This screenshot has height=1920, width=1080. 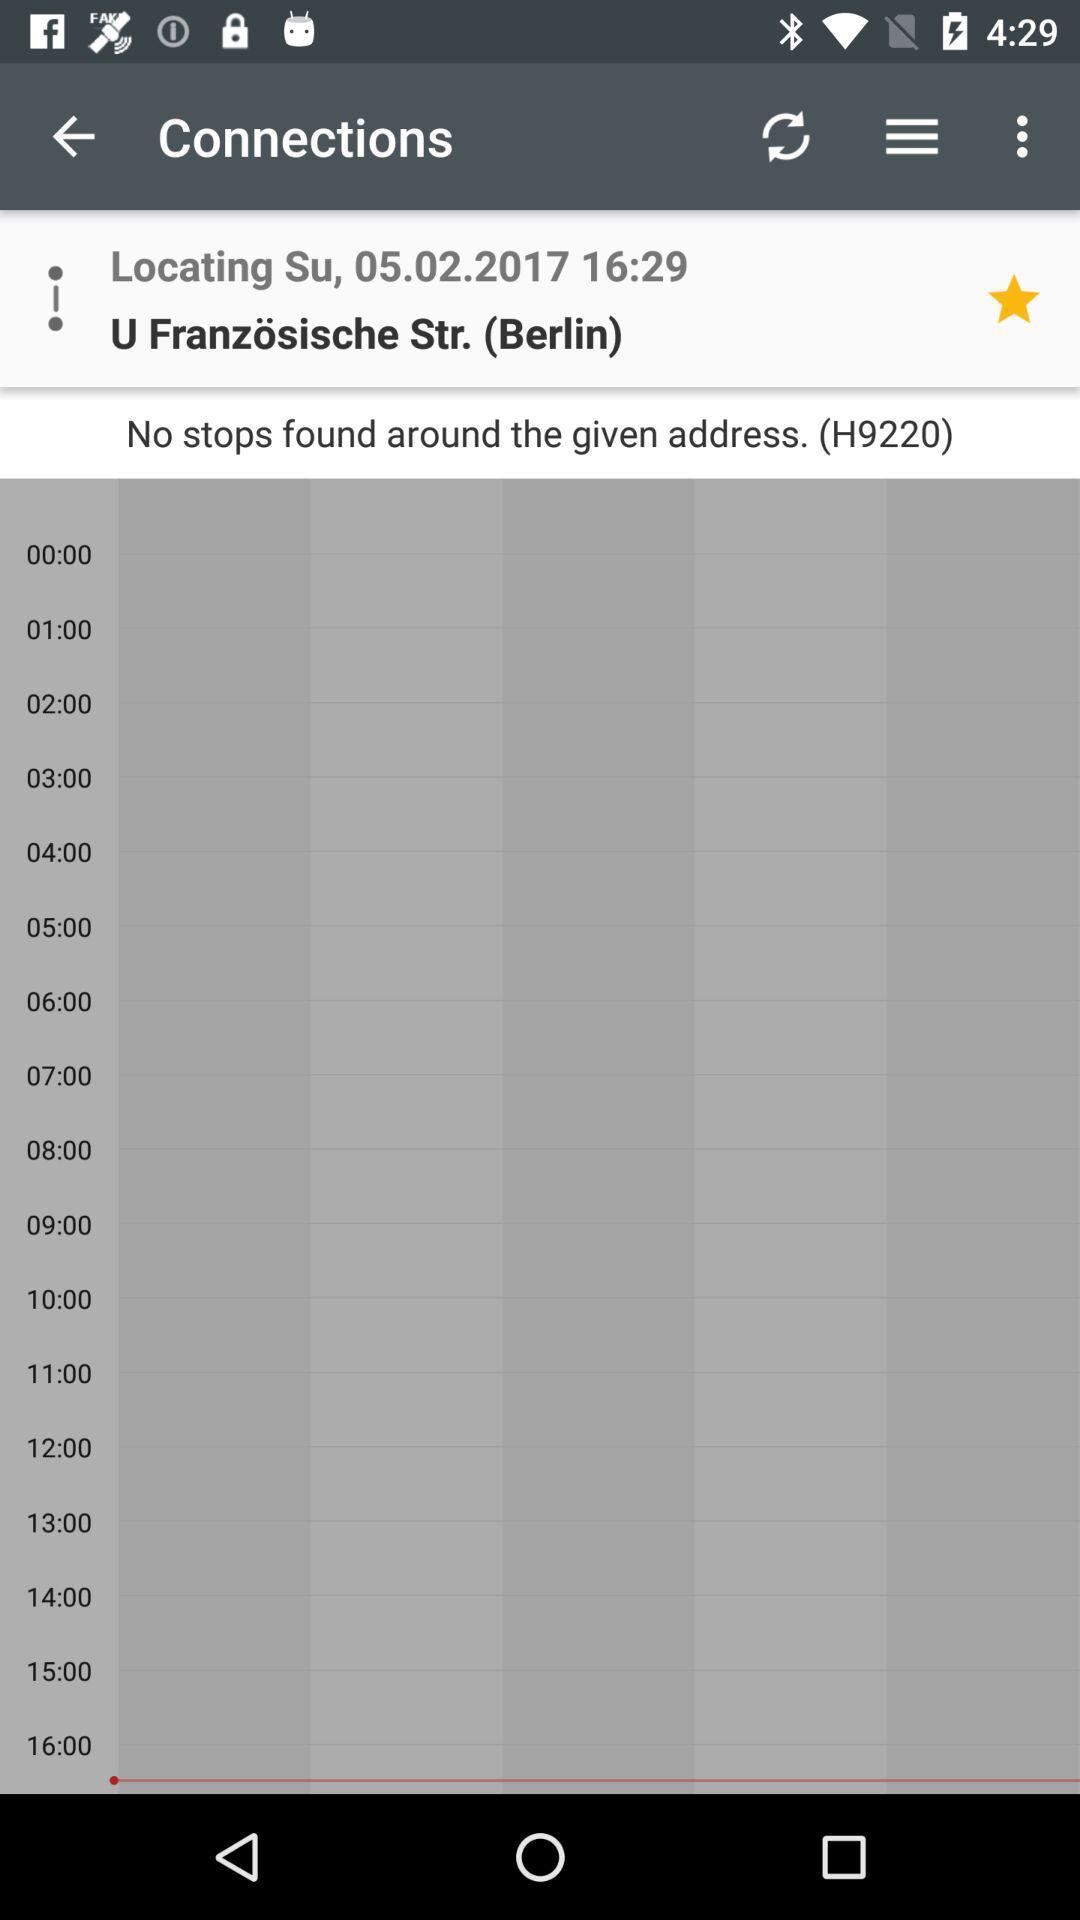 What do you see at coordinates (1020, 297) in the screenshot?
I see `the star icon` at bounding box center [1020, 297].